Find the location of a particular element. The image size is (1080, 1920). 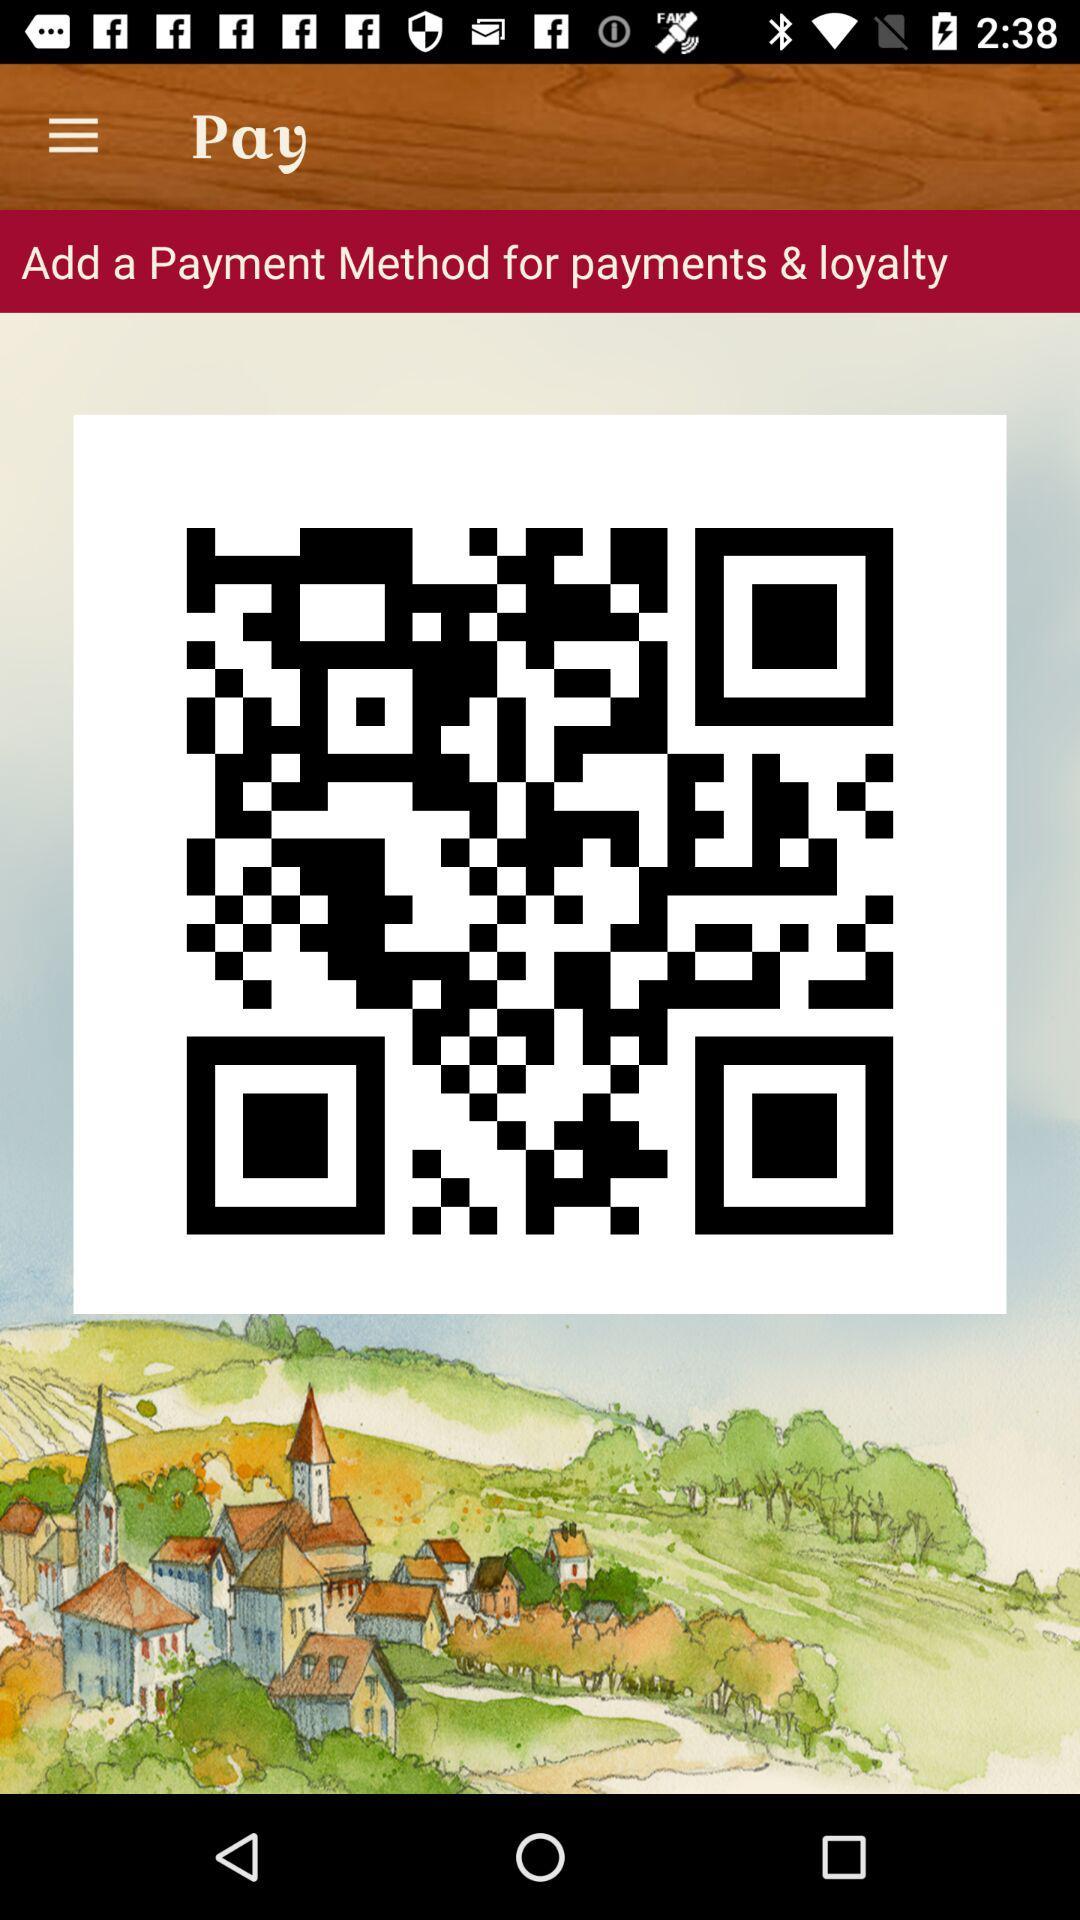

the icon at the center is located at coordinates (540, 864).